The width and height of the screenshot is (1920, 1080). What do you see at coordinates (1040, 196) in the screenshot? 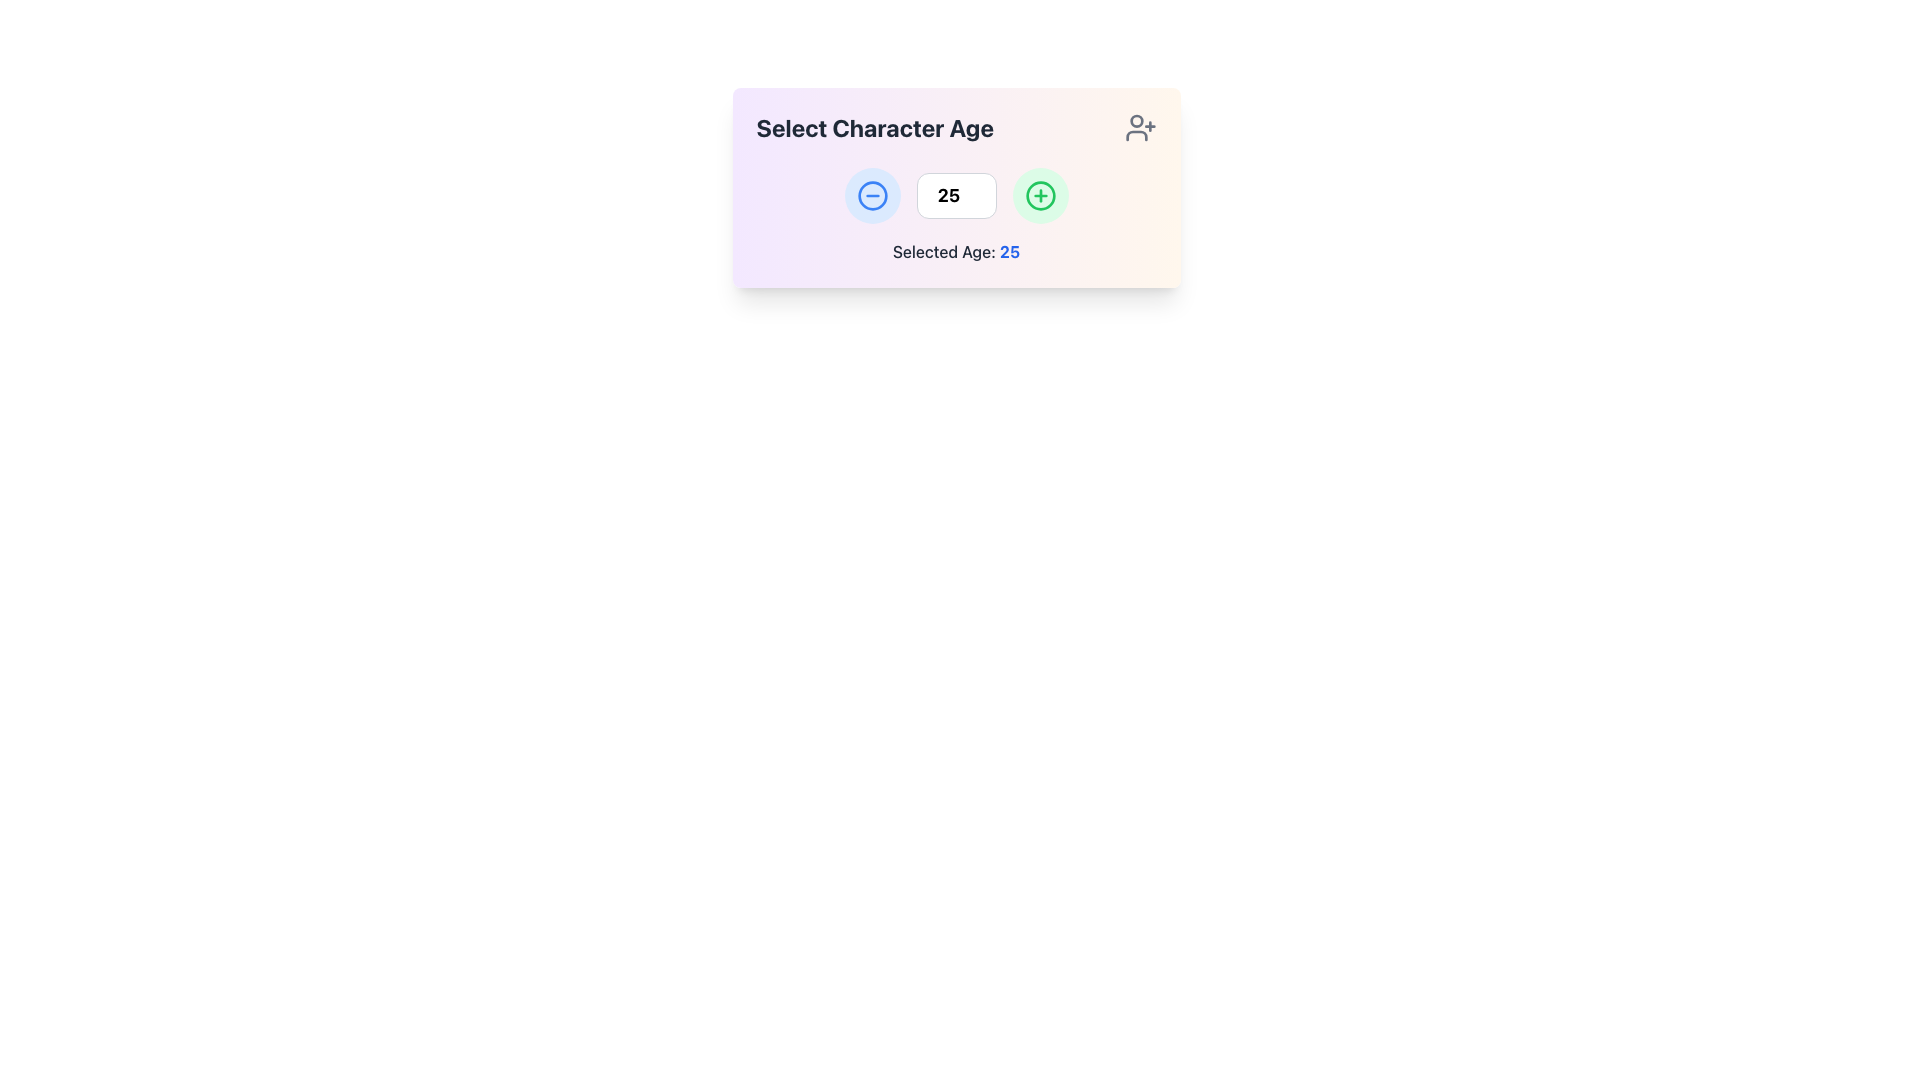
I see `the third button located to the right of the number input field displaying '25' to increment its value` at bounding box center [1040, 196].